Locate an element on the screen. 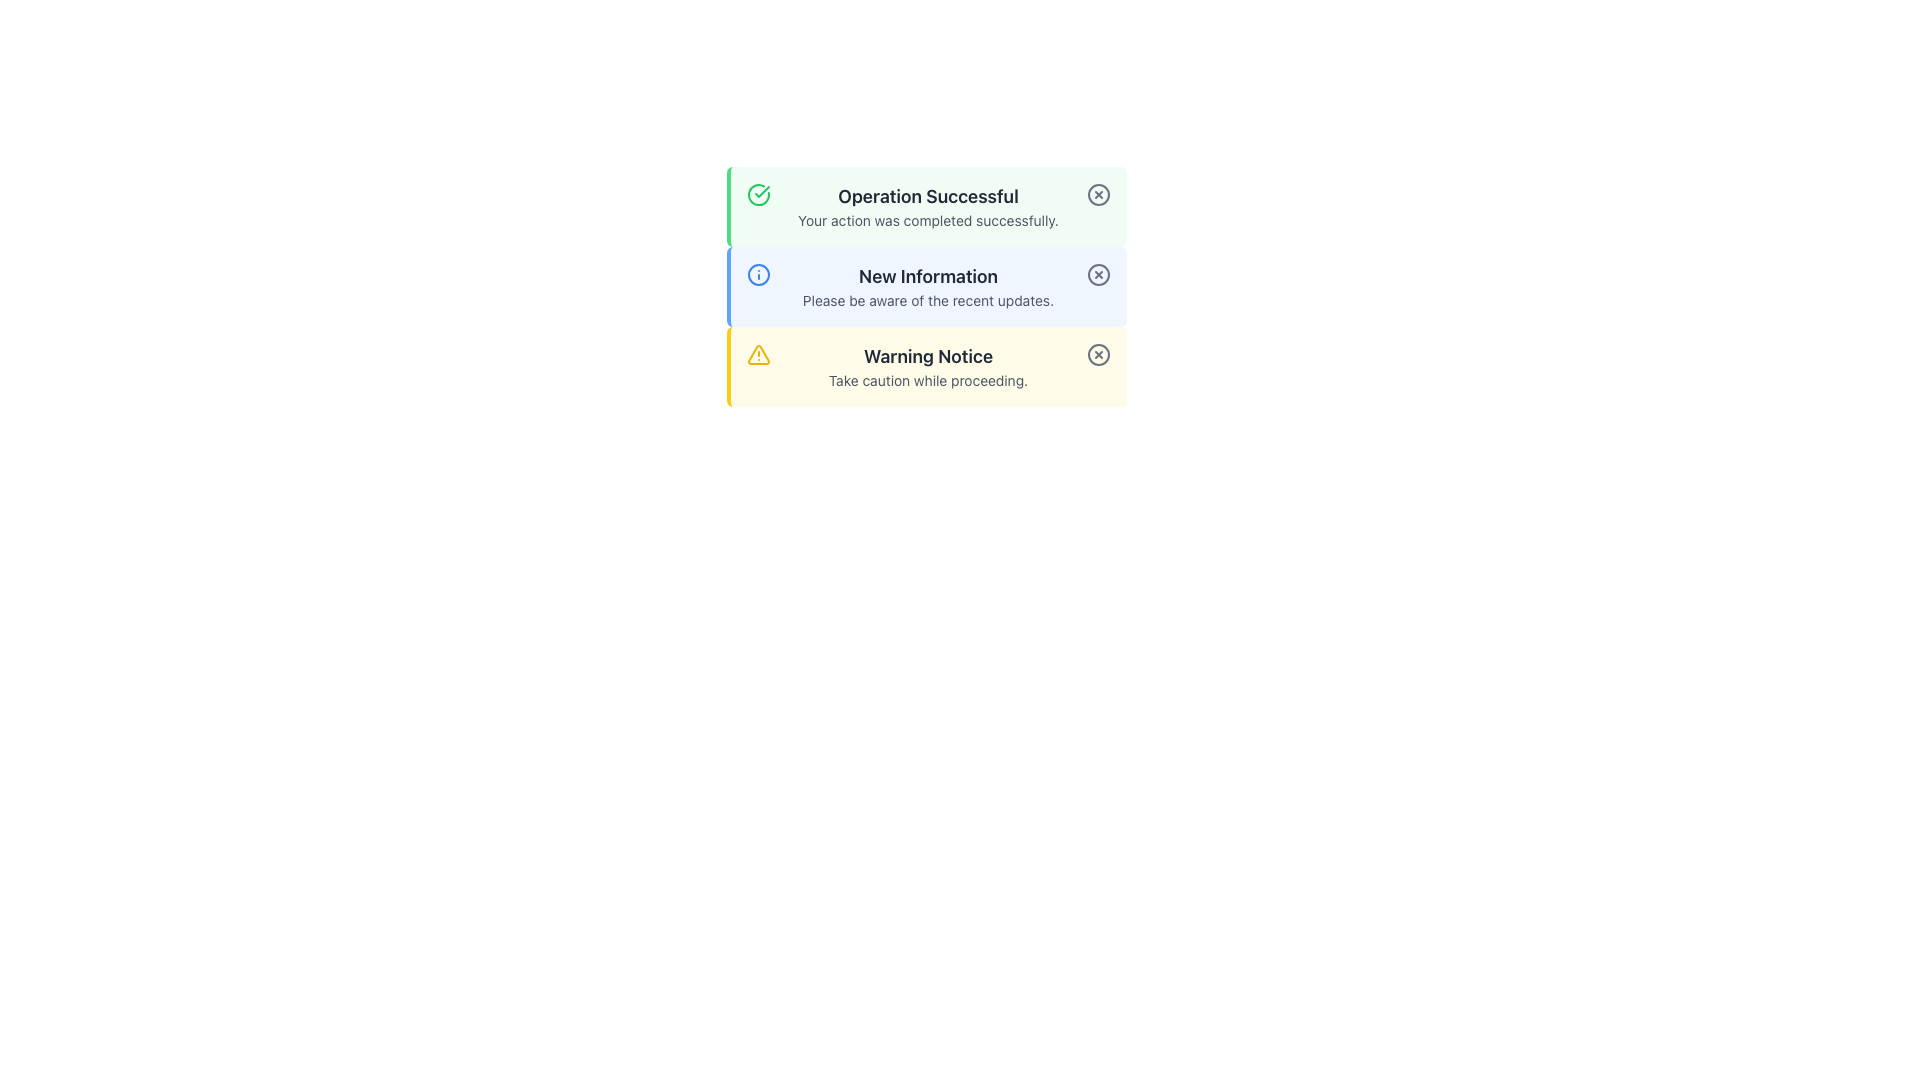 Image resolution: width=1920 pixels, height=1080 pixels. the triangular warning icon with a bold yellow border, located to the left of the warning message in the lower-left region of the 'Warning Notice' message box is located at coordinates (757, 353).